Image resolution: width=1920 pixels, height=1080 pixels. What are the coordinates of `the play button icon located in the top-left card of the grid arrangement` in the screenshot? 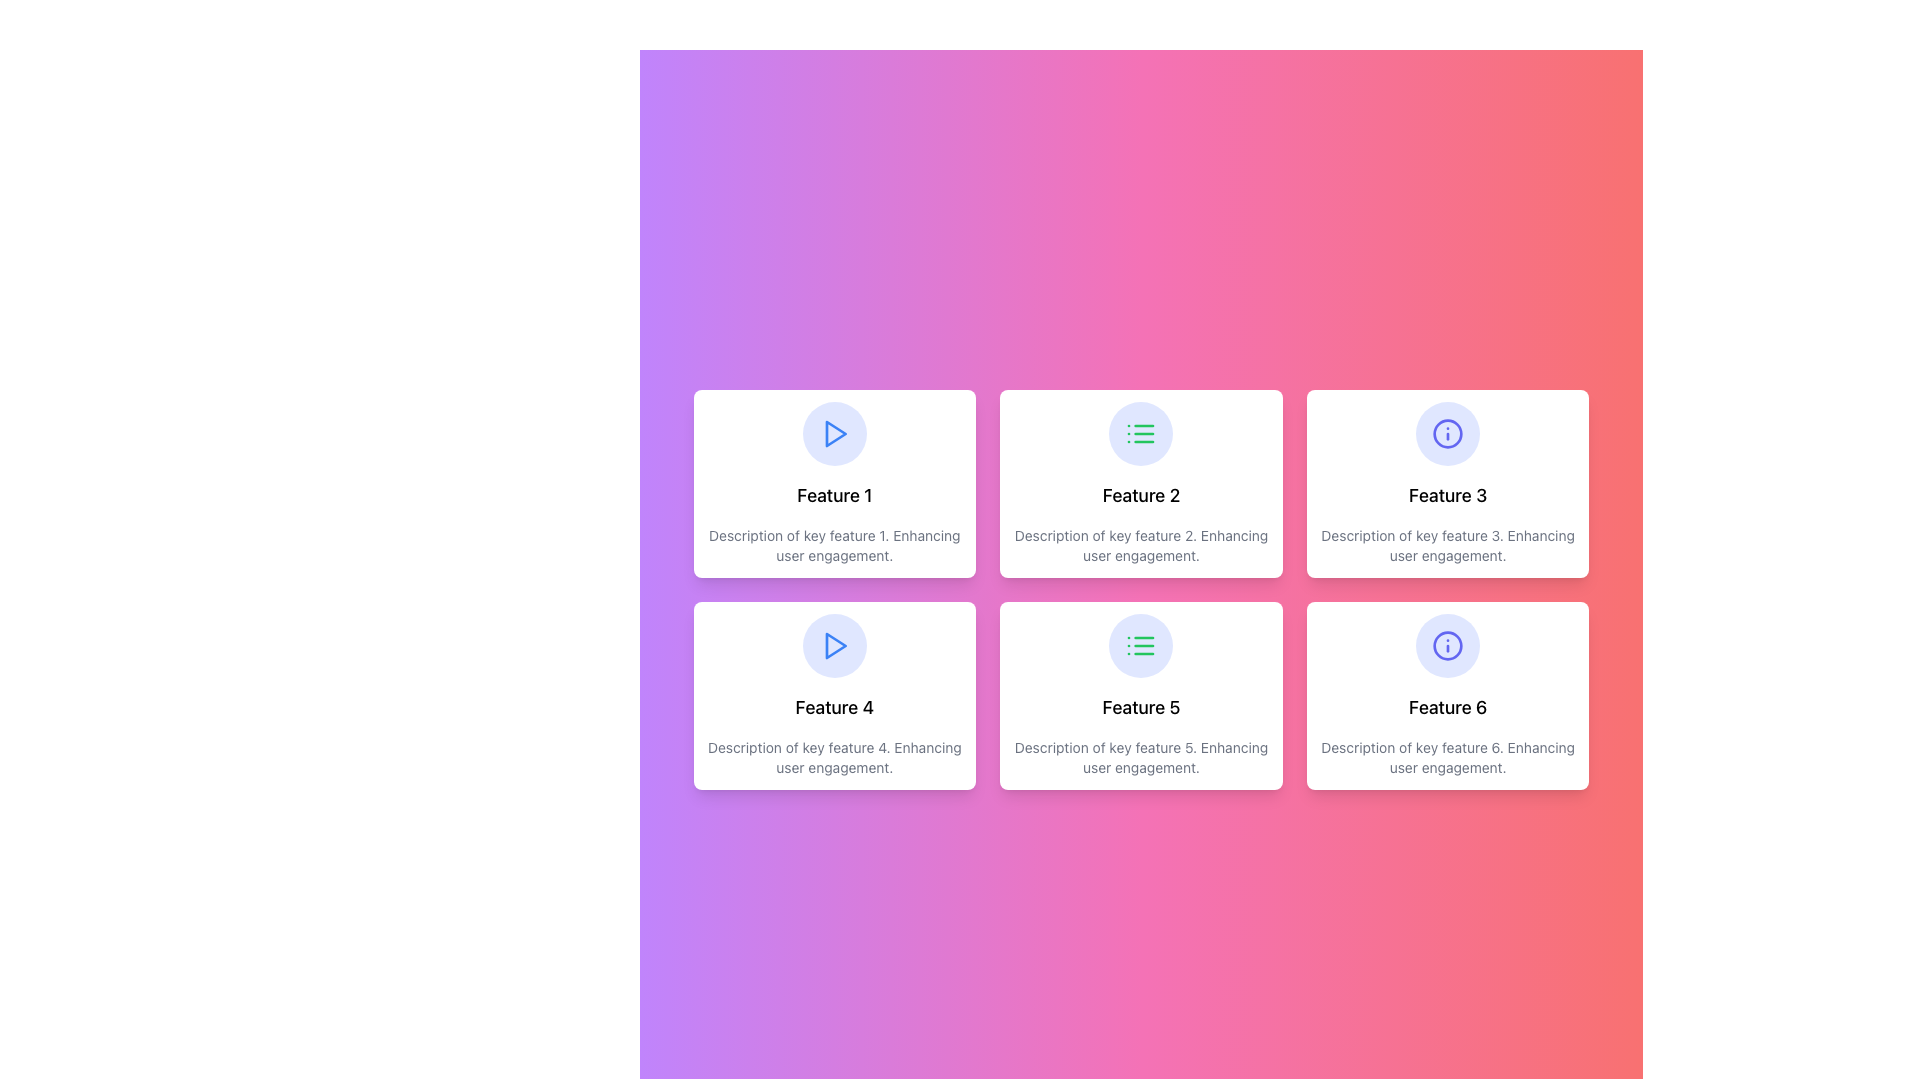 It's located at (834, 433).